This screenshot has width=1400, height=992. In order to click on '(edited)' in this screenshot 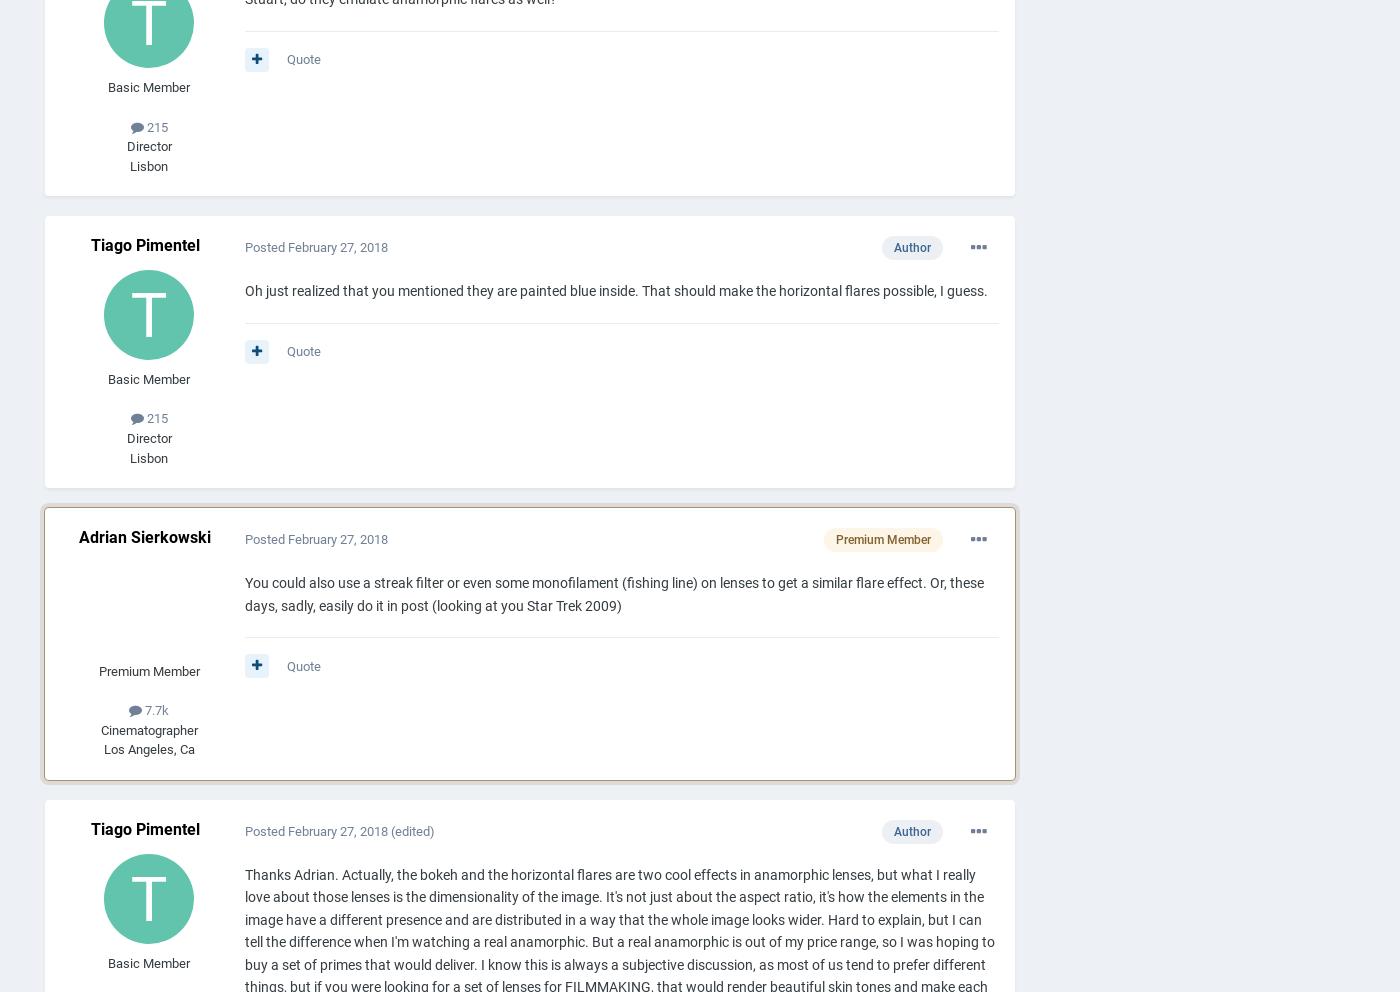, I will do `click(413, 830)`.